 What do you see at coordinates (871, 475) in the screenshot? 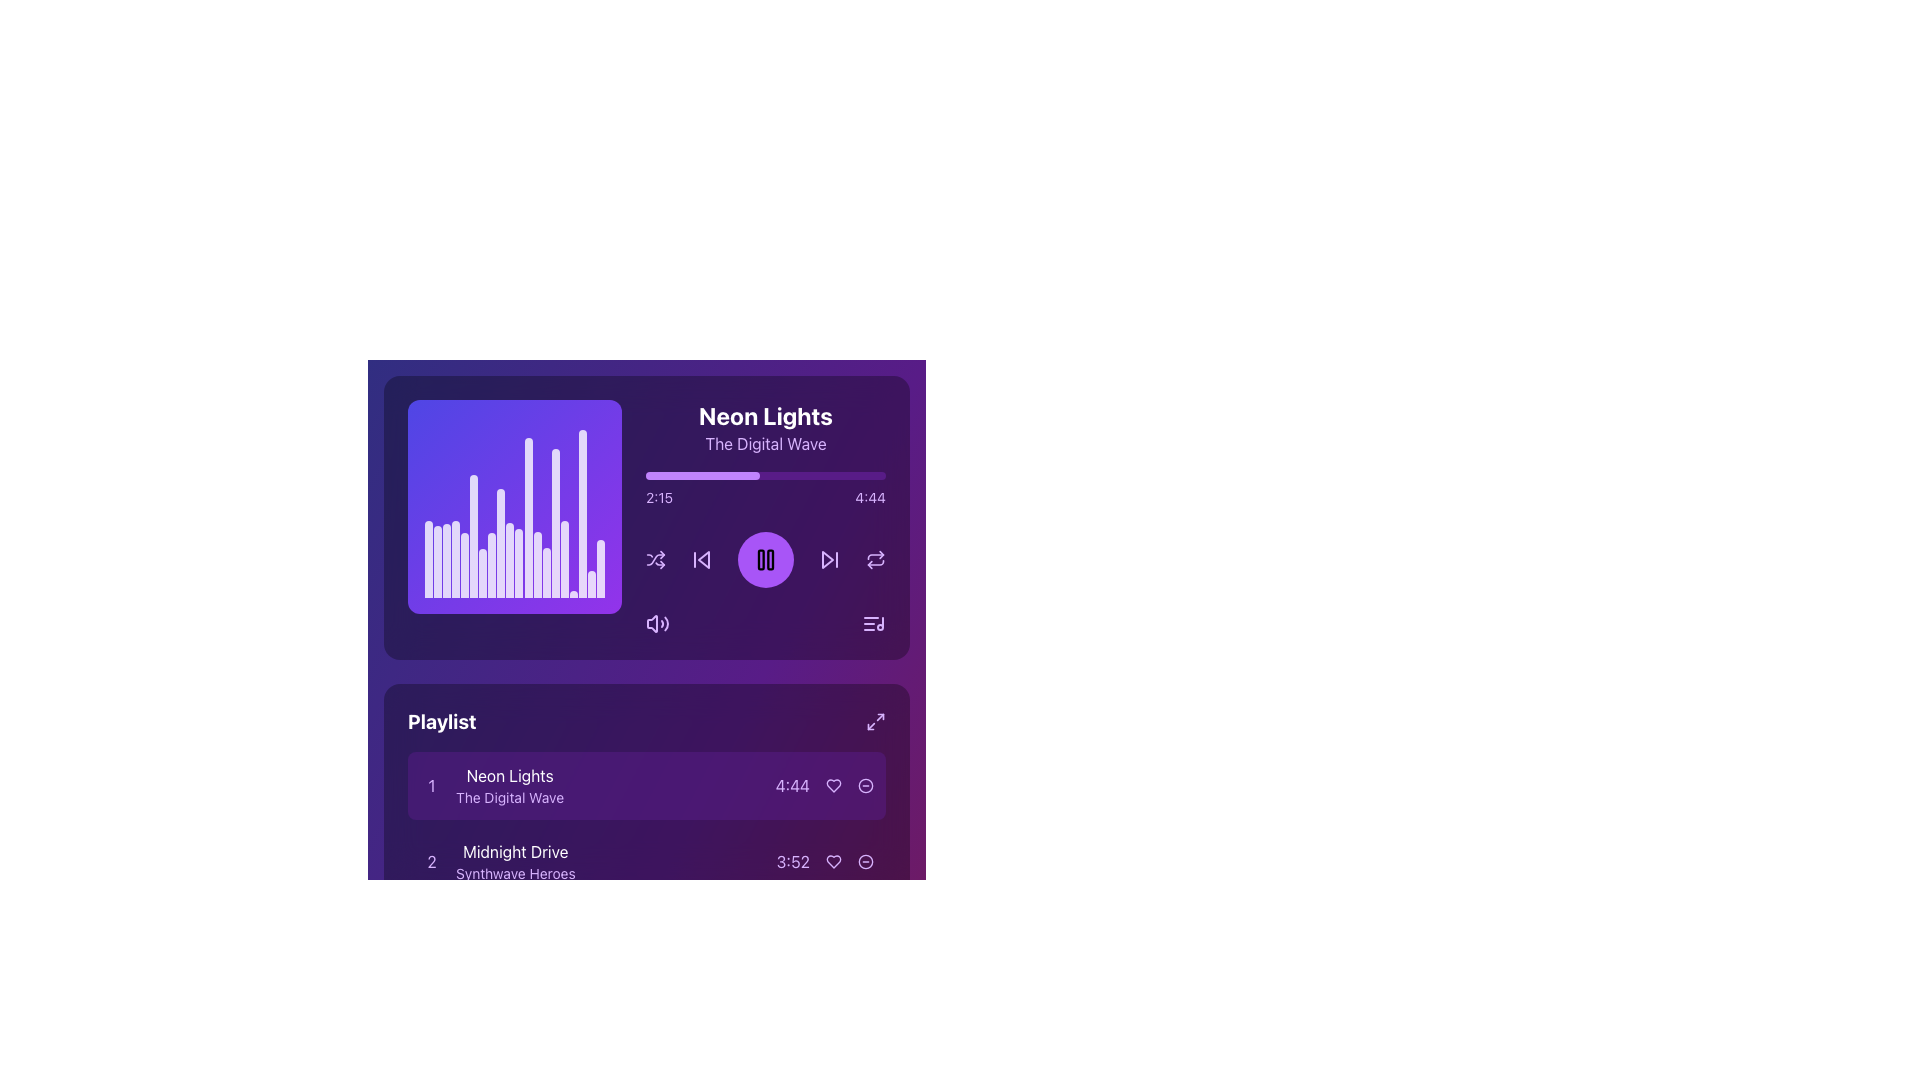
I see `the progress` at bounding box center [871, 475].